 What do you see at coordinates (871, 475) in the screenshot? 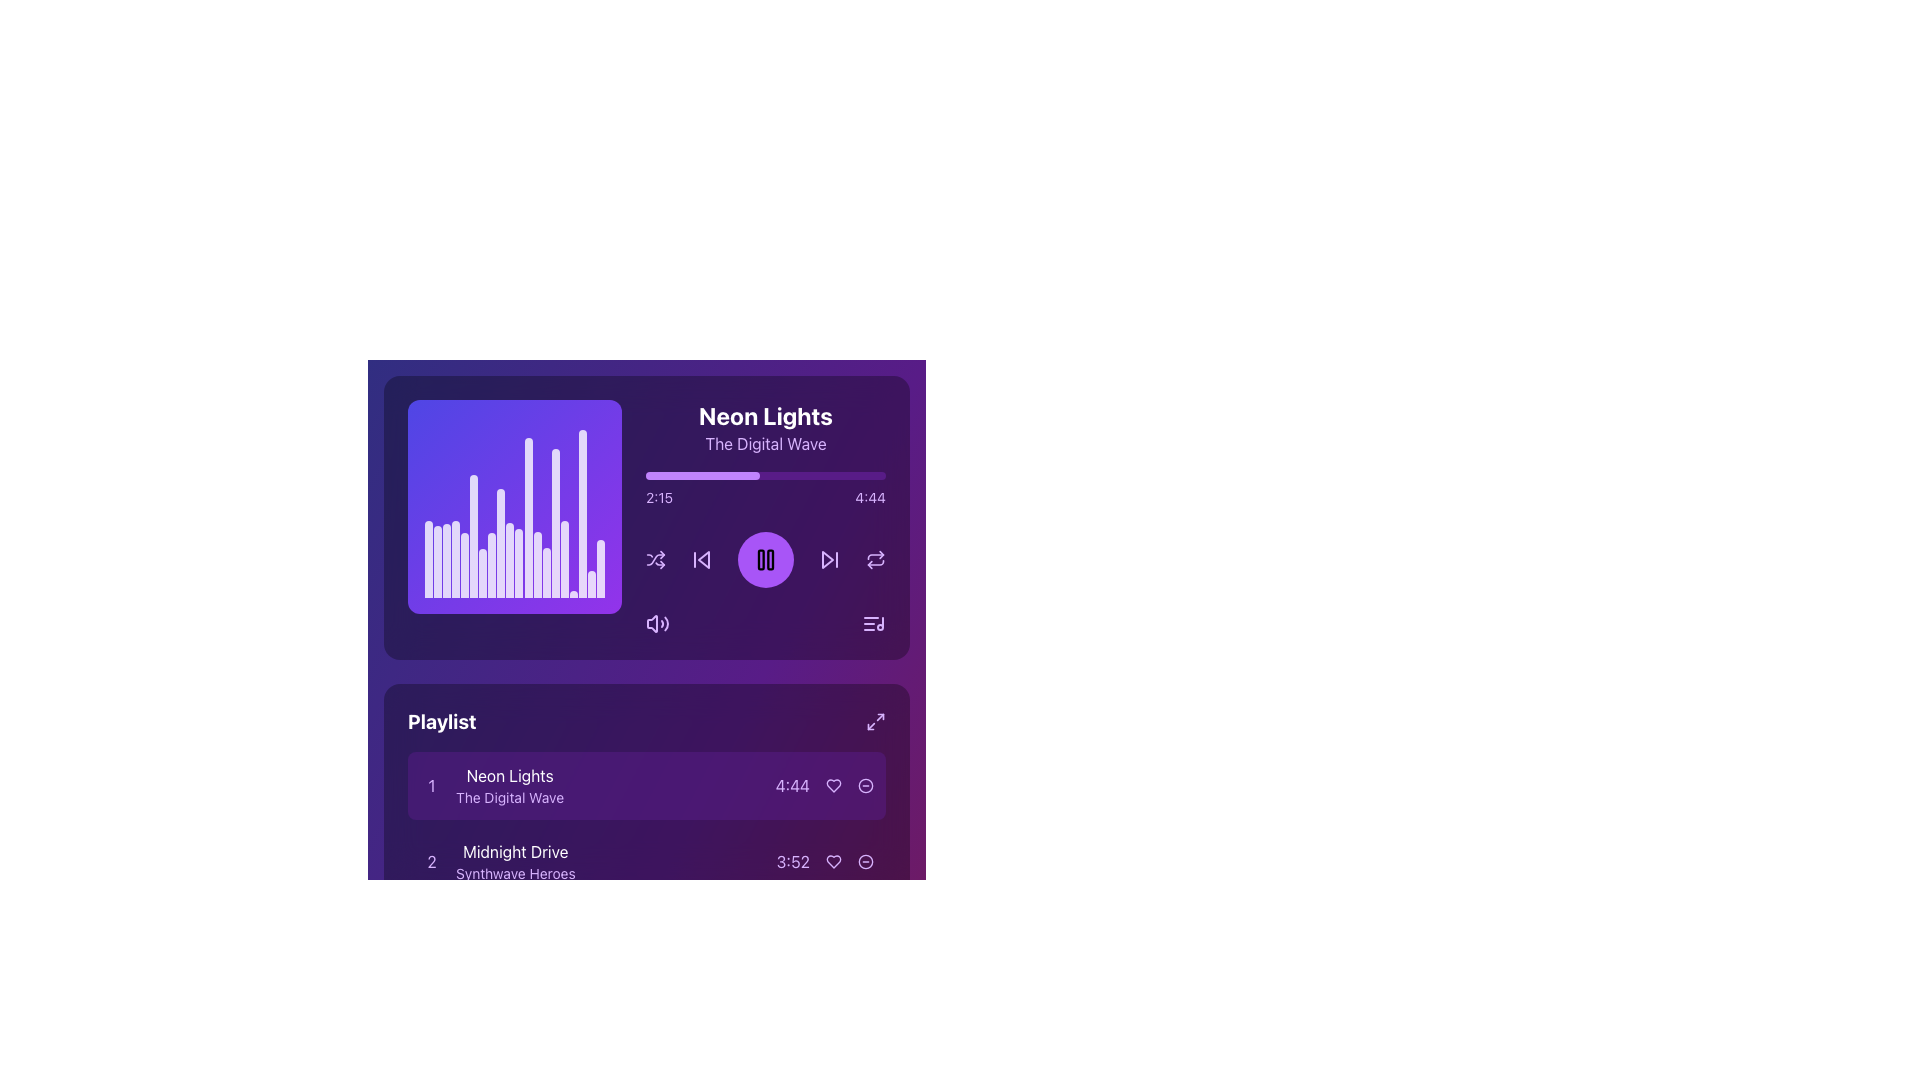
I see `the progress` at bounding box center [871, 475].